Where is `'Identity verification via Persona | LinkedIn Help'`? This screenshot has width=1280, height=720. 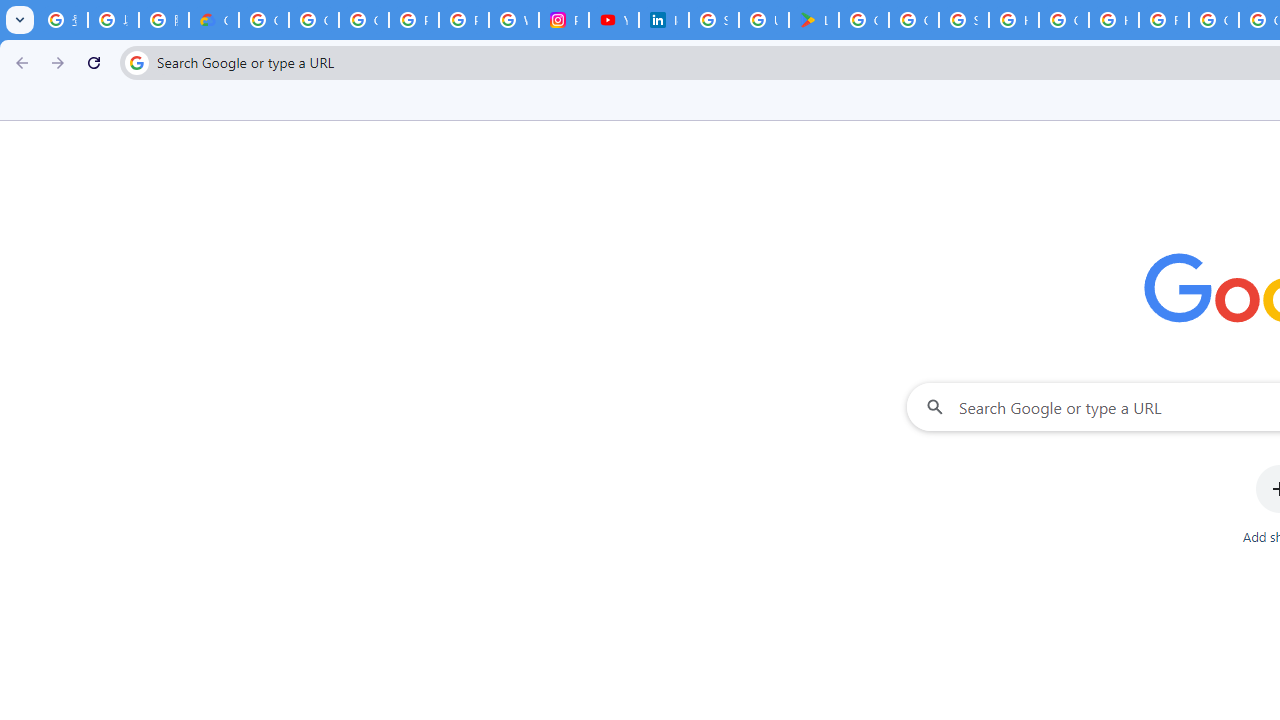
'Identity verification via Persona | LinkedIn Help' is located at coordinates (663, 20).